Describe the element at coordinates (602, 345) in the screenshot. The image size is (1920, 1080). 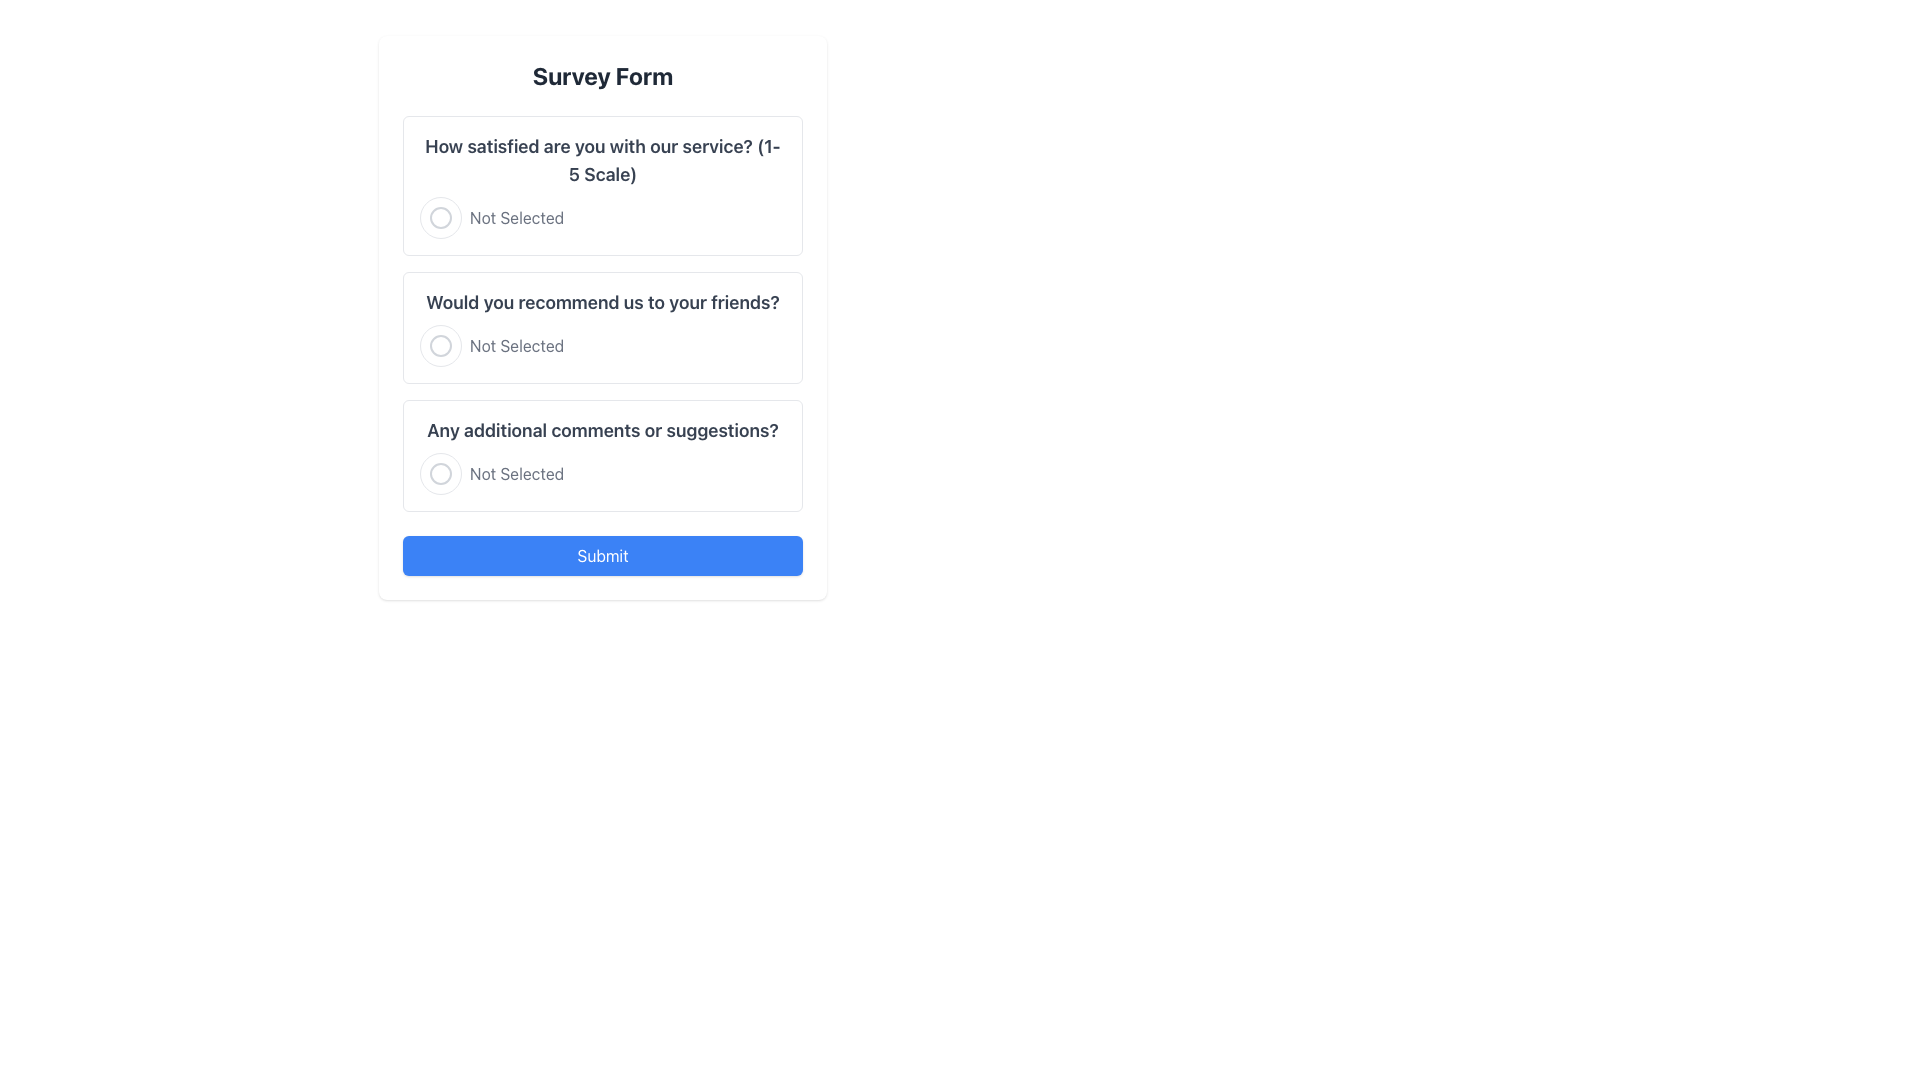
I see `the unselected radio button labeled 'Not Selected'` at that location.